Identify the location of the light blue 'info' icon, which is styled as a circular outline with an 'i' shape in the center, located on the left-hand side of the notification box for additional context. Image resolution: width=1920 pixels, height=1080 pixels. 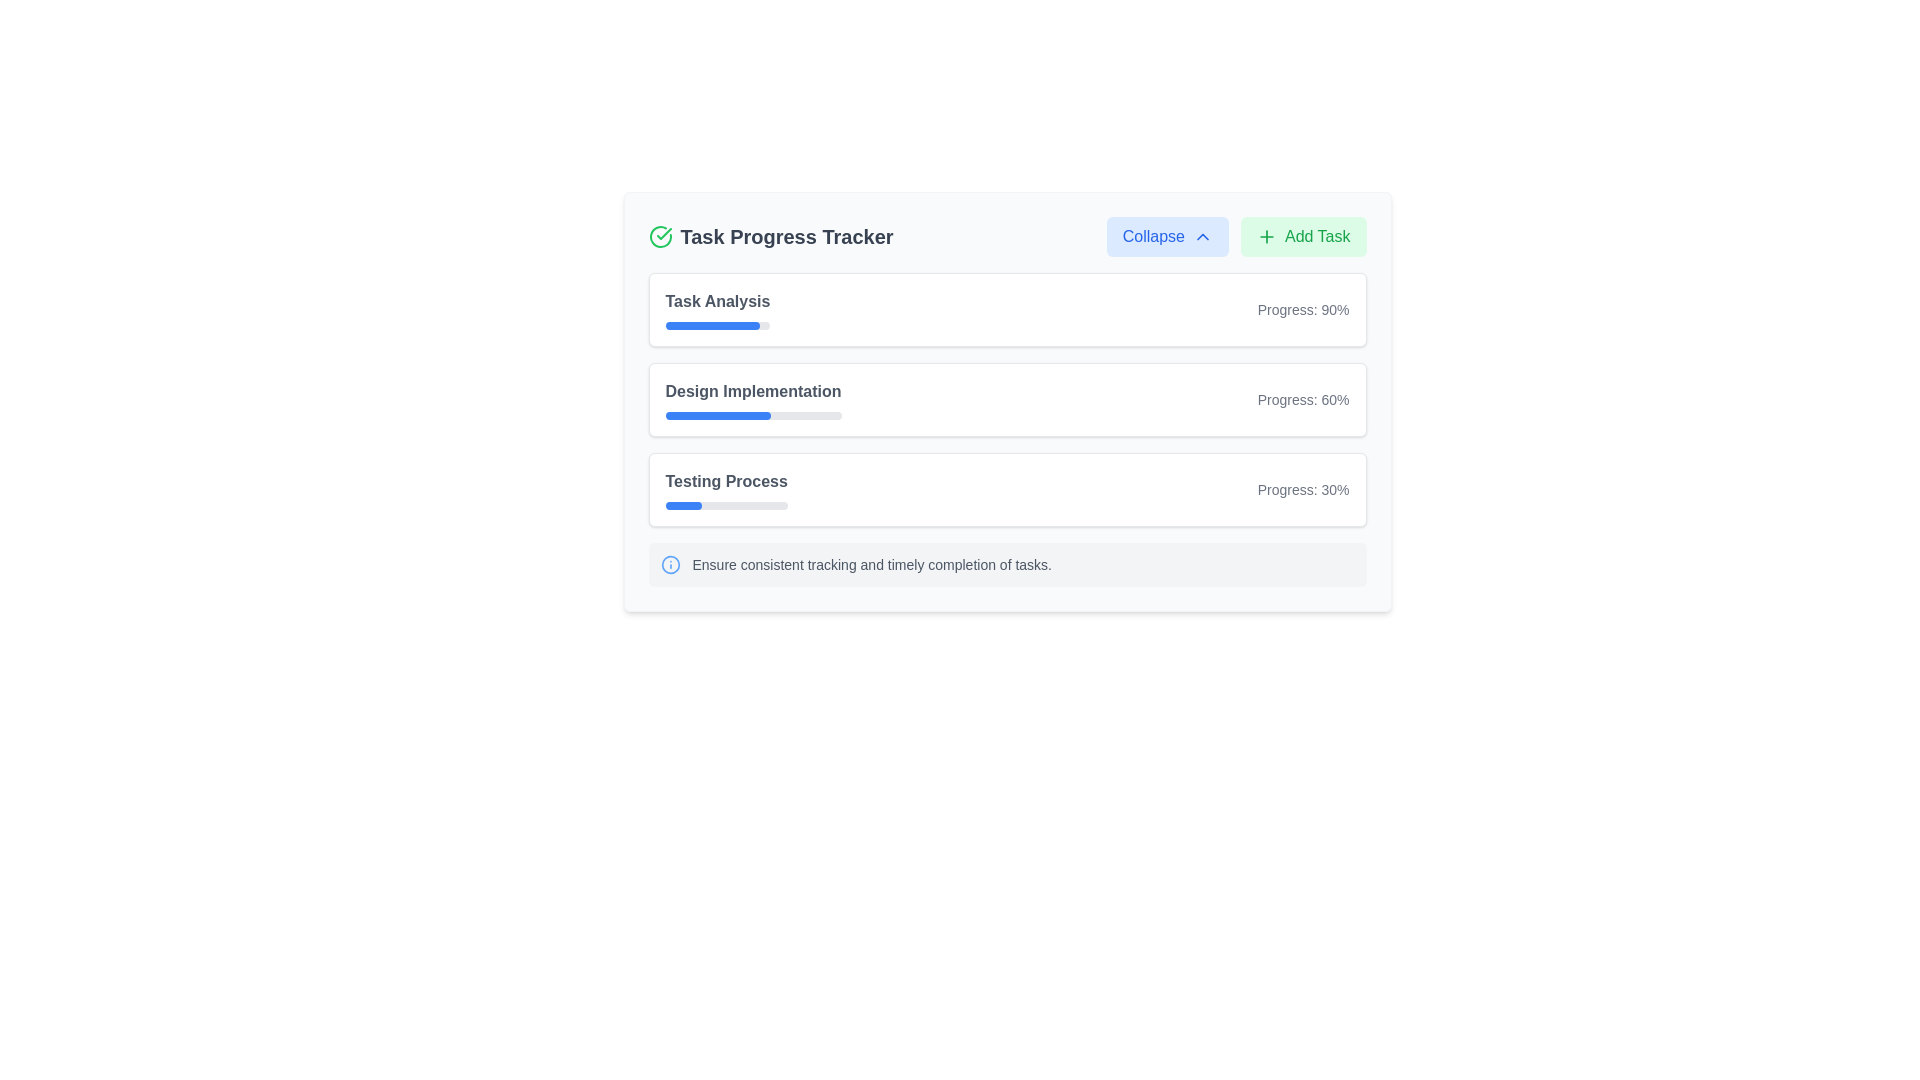
(670, 564).